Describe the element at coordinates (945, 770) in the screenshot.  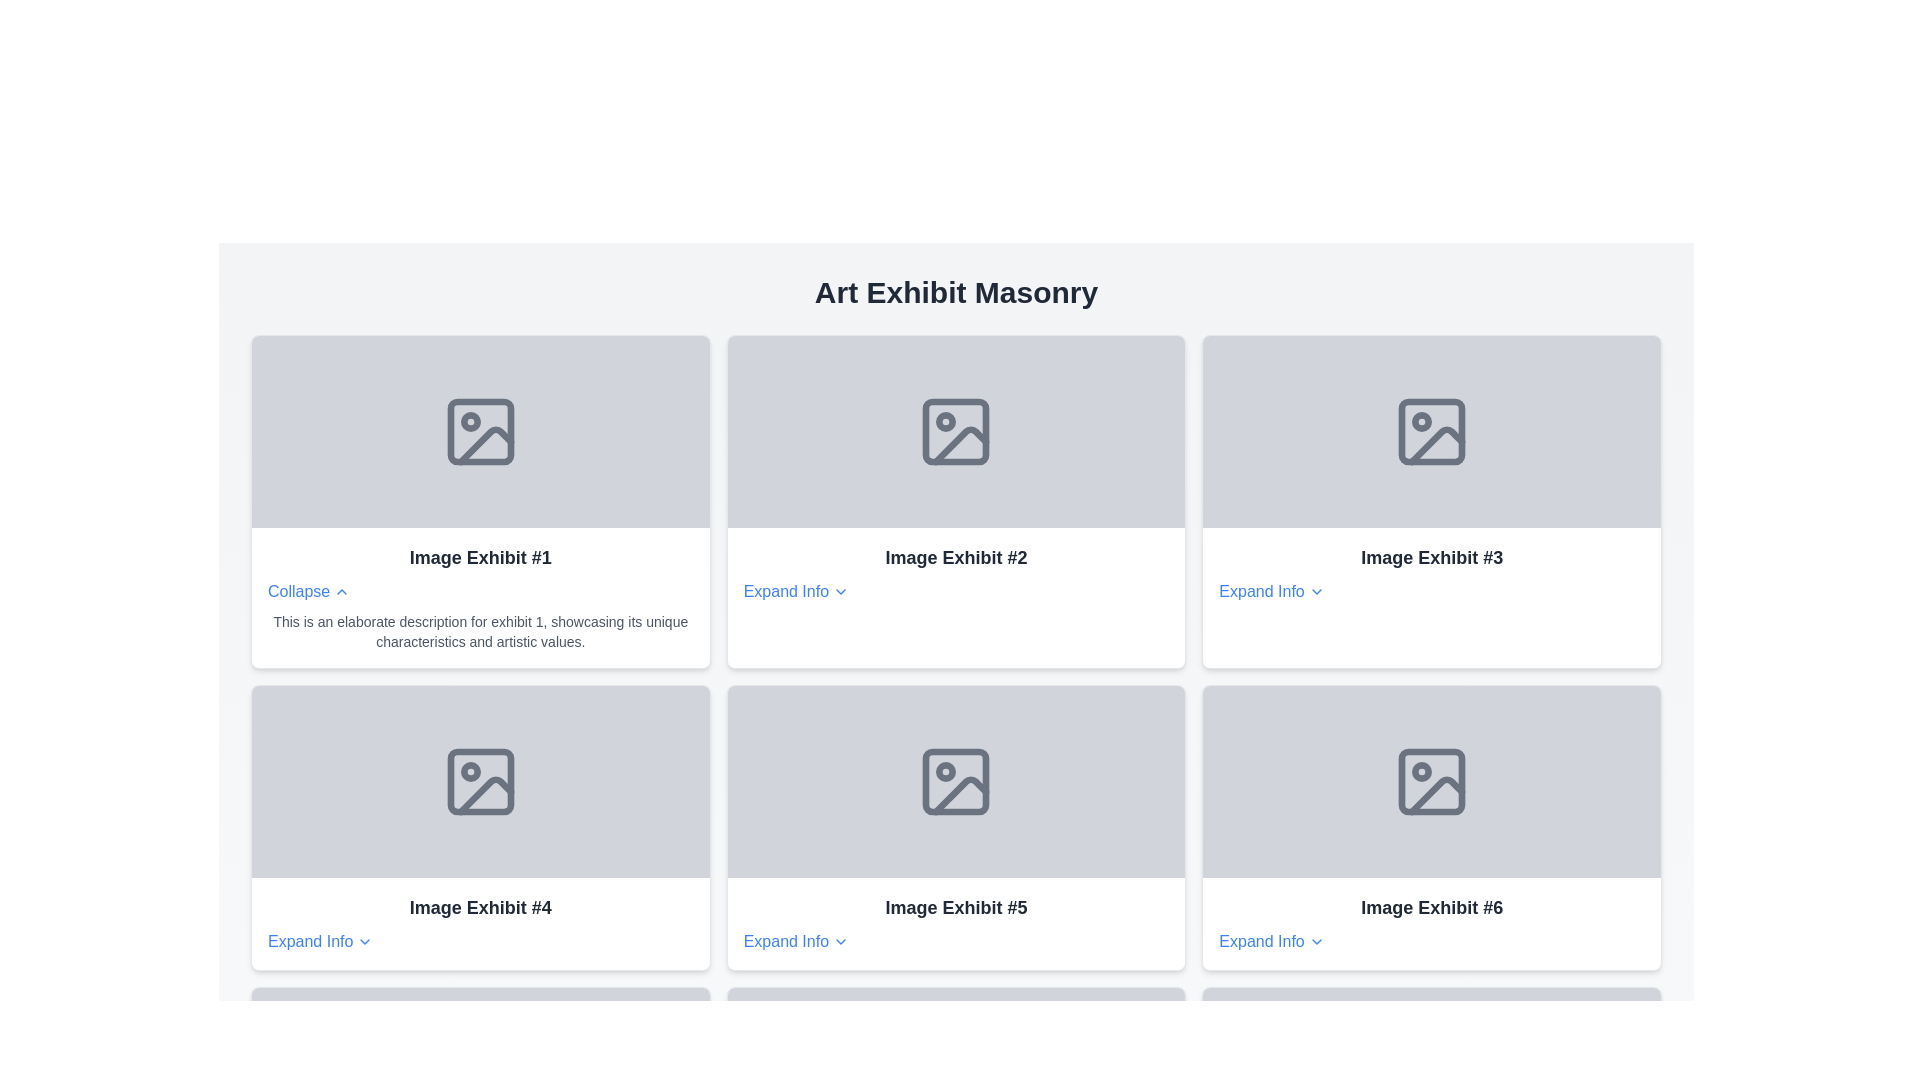
I see `the small circular dot located inside the photo icon of the 'Image Exhibit #5' card, which is the second card in the second row of the exhibit grid layout` at that location.